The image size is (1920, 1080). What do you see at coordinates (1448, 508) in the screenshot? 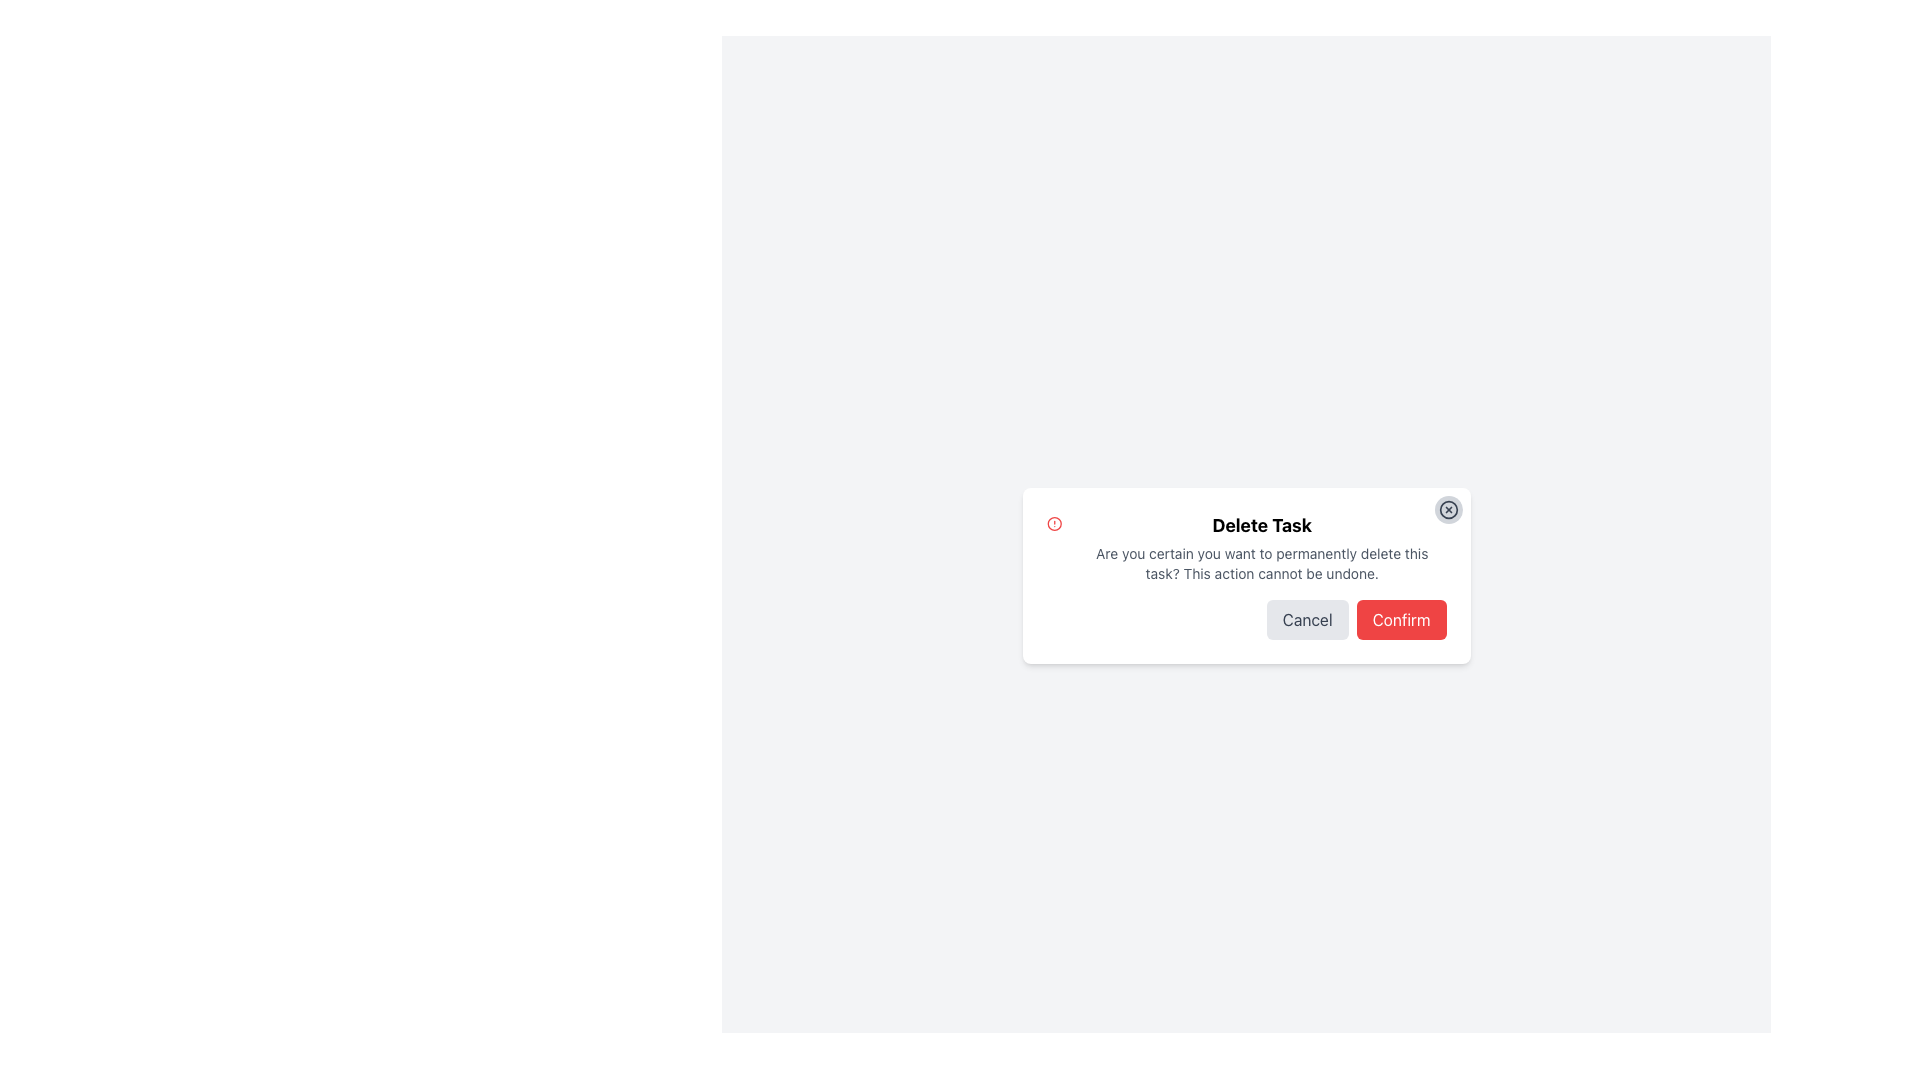
I see `the center of the close button icon in the top-right corner of the 'Delete Task' modal` at bounding box center [1448, 508].